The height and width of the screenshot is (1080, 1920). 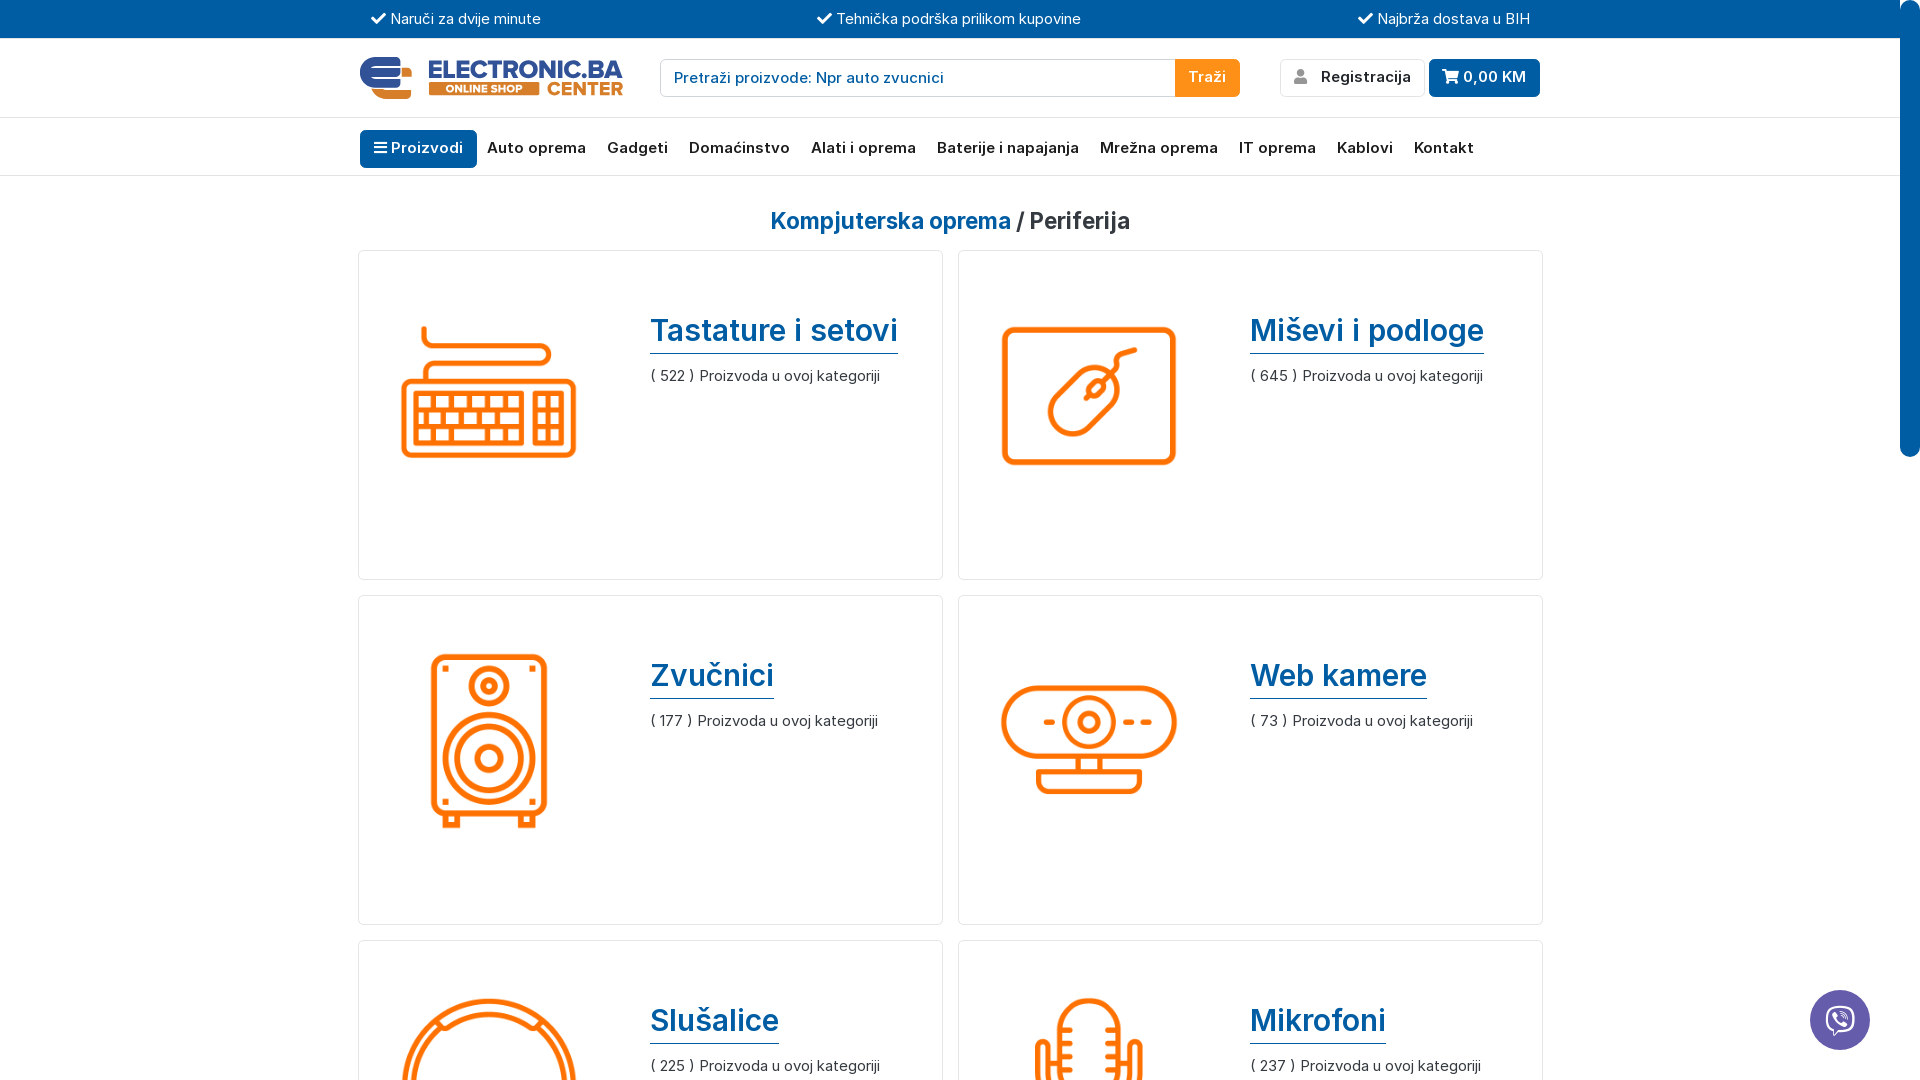 I want to click on 'Baterije i napajanja', so click(x=1007, y=148).